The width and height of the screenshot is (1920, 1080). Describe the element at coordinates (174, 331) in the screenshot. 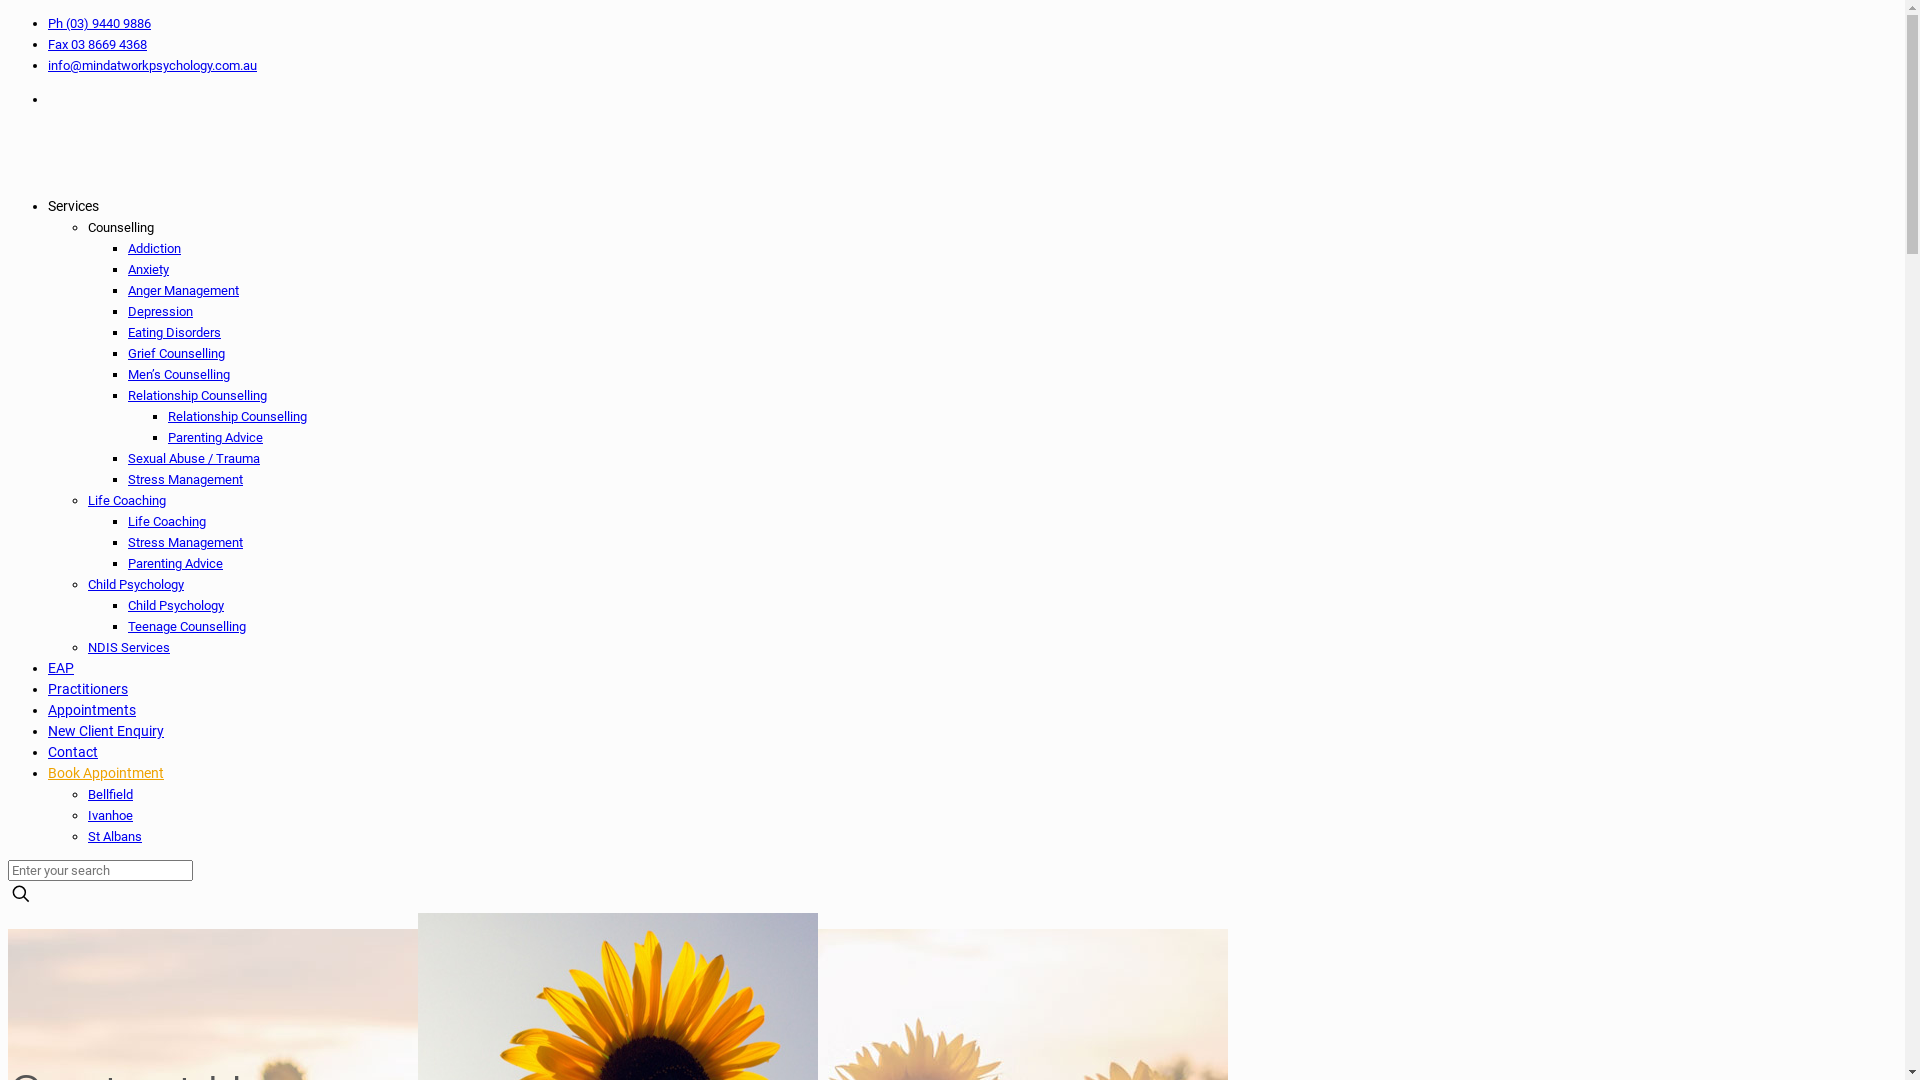

I see `'Eating Disorders'` at that location.